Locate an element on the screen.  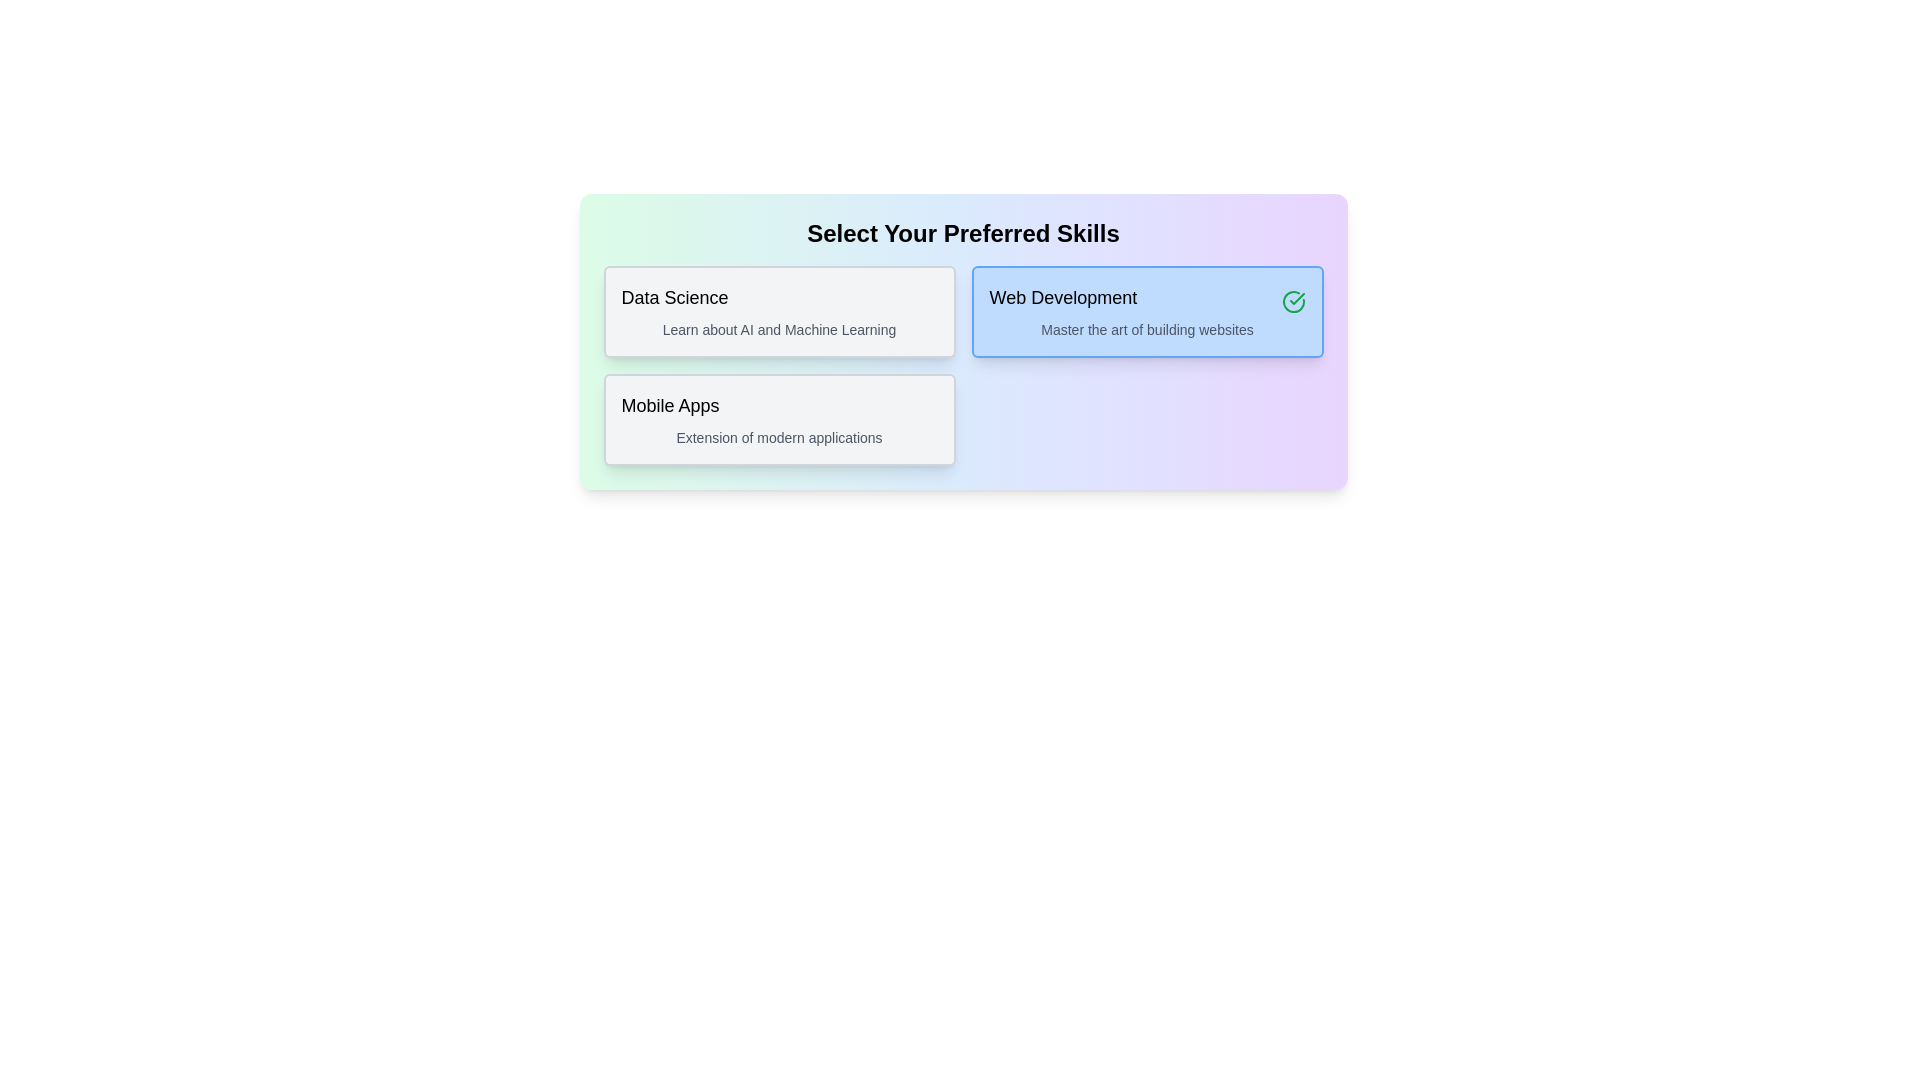
the chip labeled Mobile Apps to observe its hover effect is located at coordinates (778, 419).